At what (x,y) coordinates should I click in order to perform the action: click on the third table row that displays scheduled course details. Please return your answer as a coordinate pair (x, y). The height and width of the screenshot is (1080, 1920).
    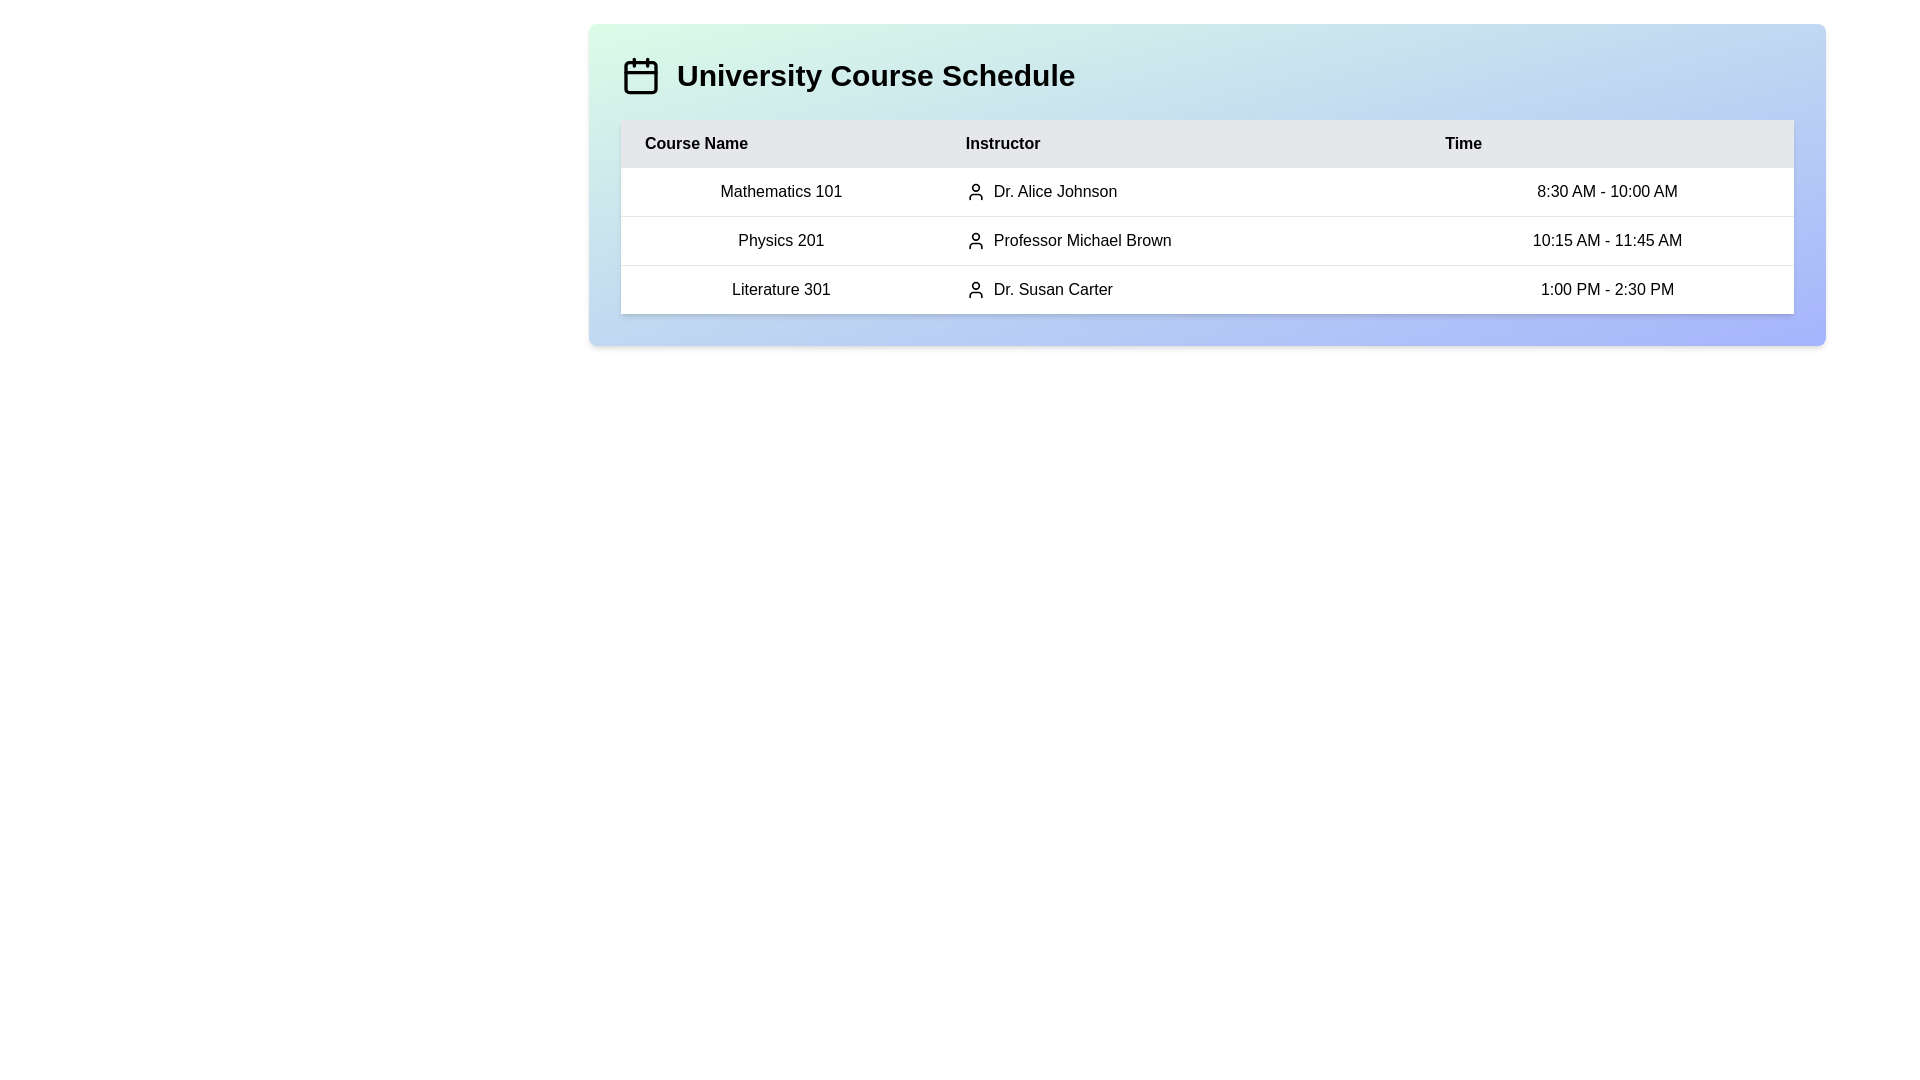
    Looking at the image, I should click on (1206, 289).